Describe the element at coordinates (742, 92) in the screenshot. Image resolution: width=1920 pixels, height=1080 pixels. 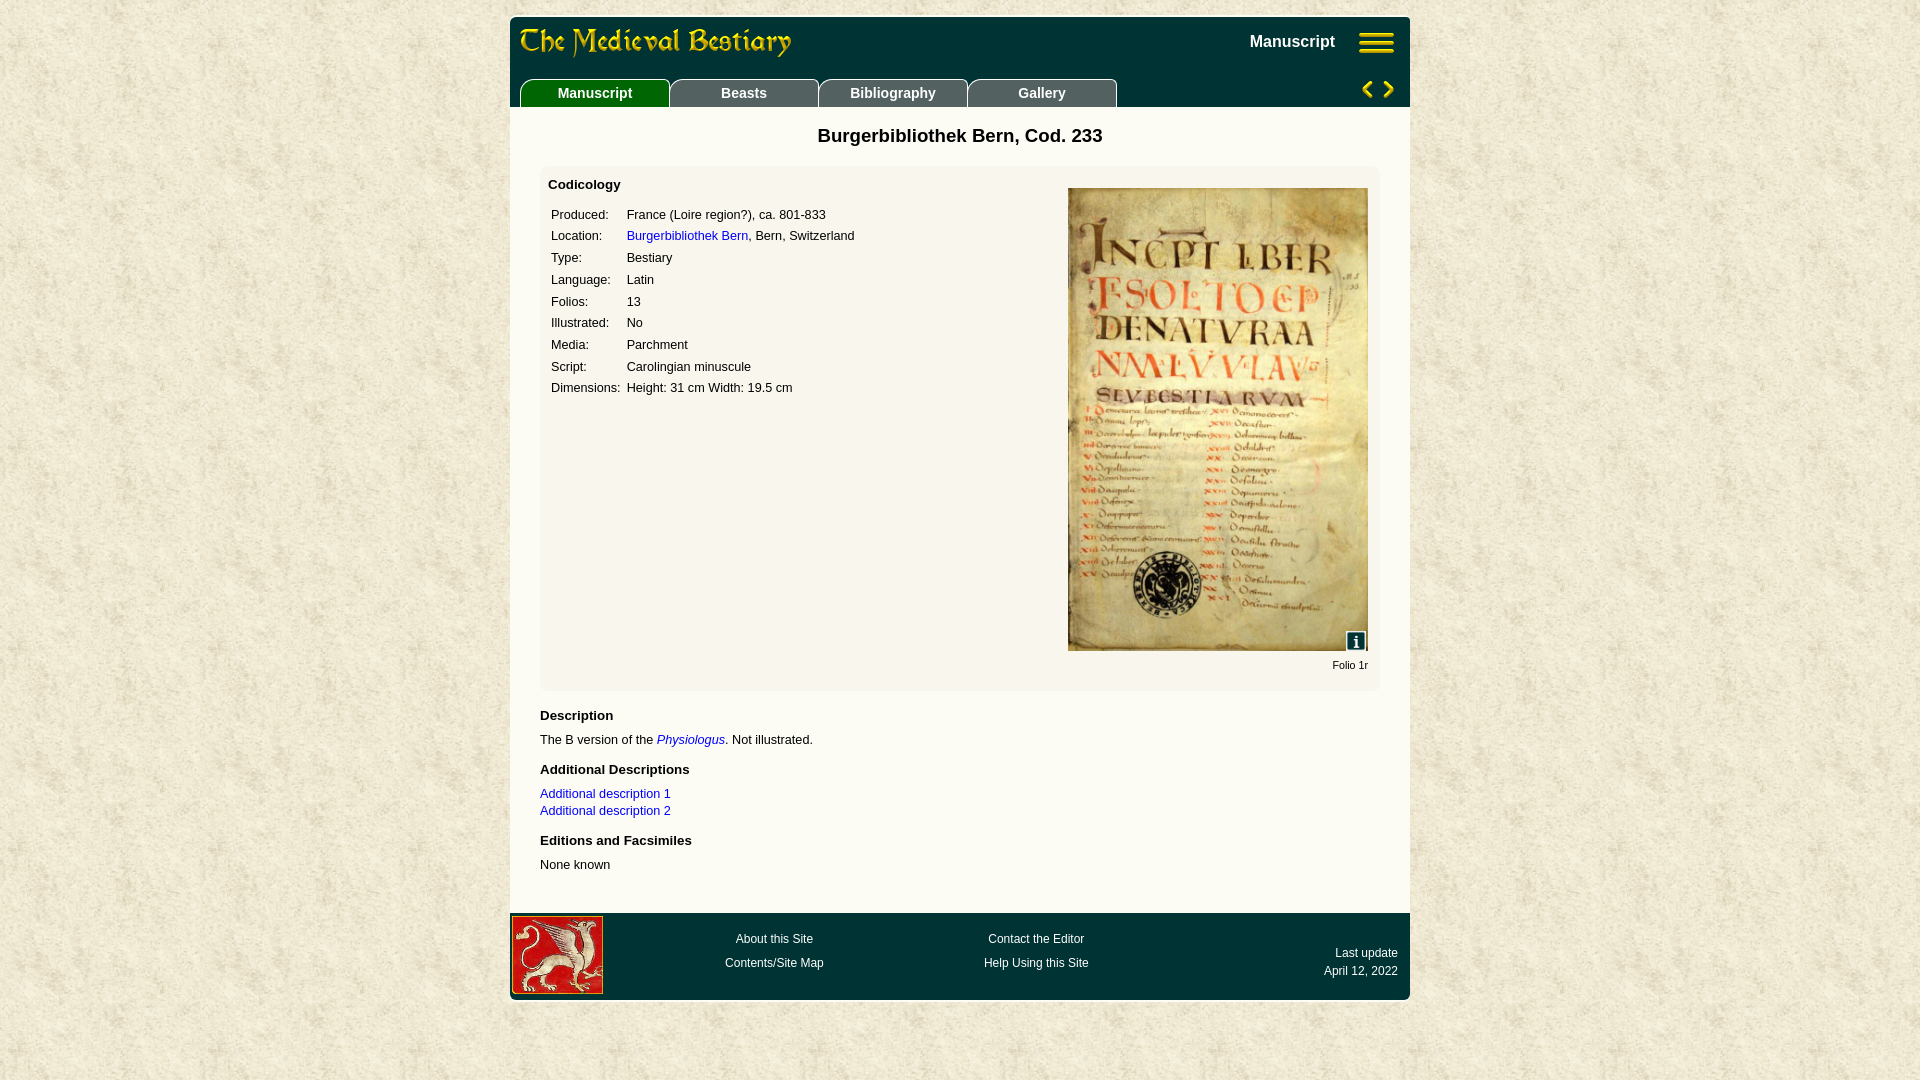
I see `'Beasts'` at that location.